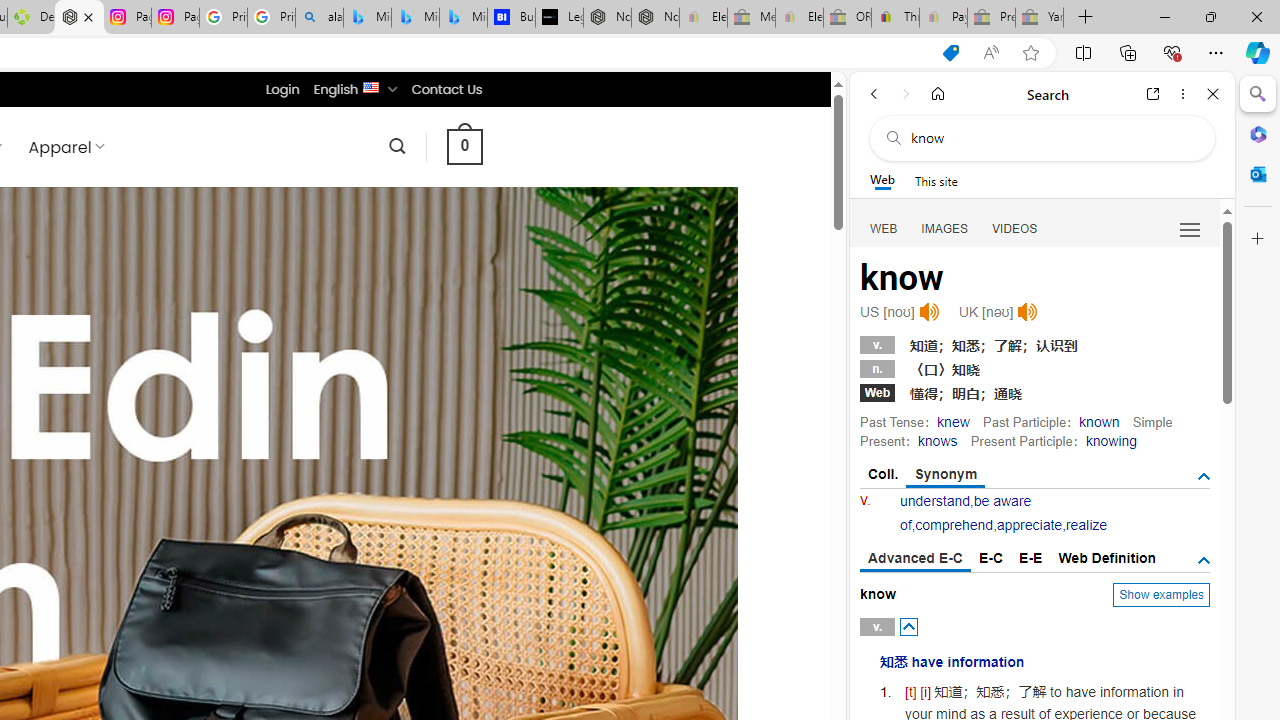 This screenshot has height=720, width=1280. Describe the element at coordinates (1110, 440) in the screenshot. I see `'knowing'` at that location.